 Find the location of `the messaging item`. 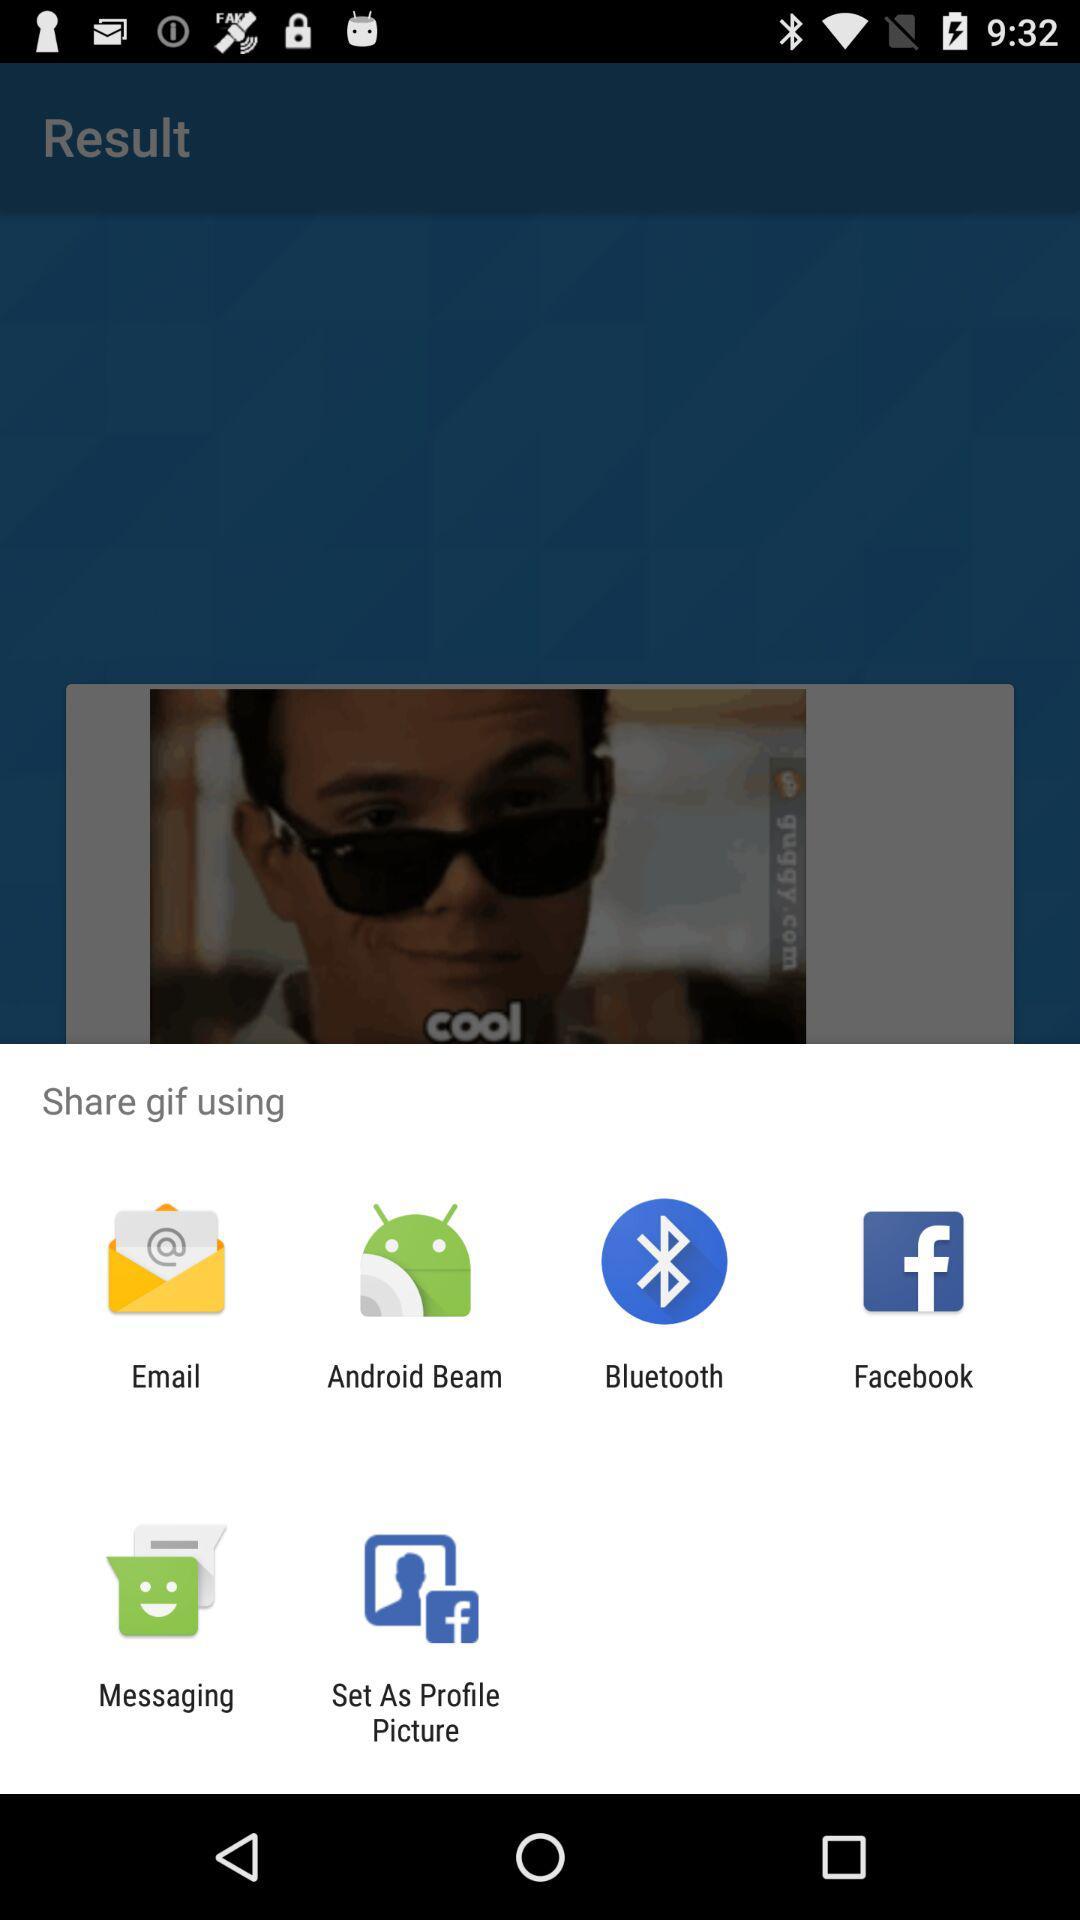

the messaging item is located at coordinates (165, 1711).